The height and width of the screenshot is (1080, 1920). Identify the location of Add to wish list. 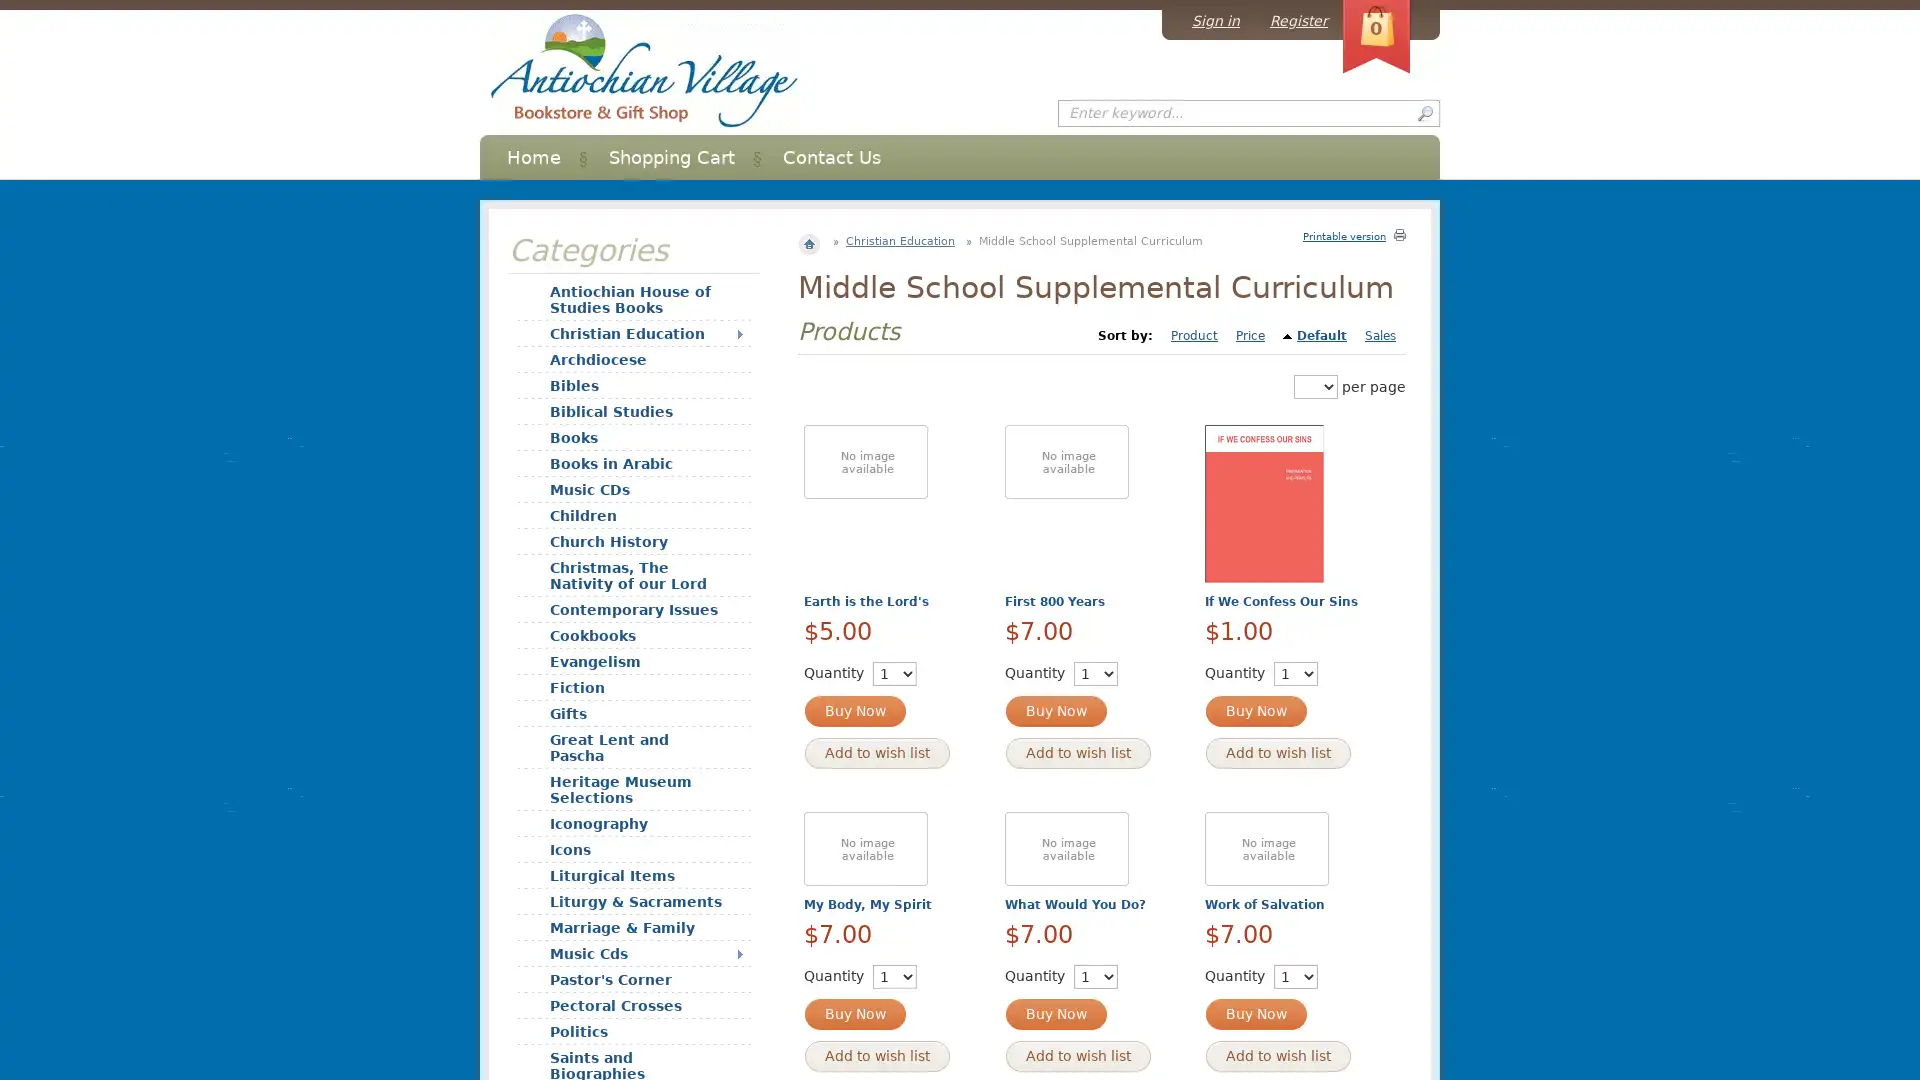
(1277, 1055).